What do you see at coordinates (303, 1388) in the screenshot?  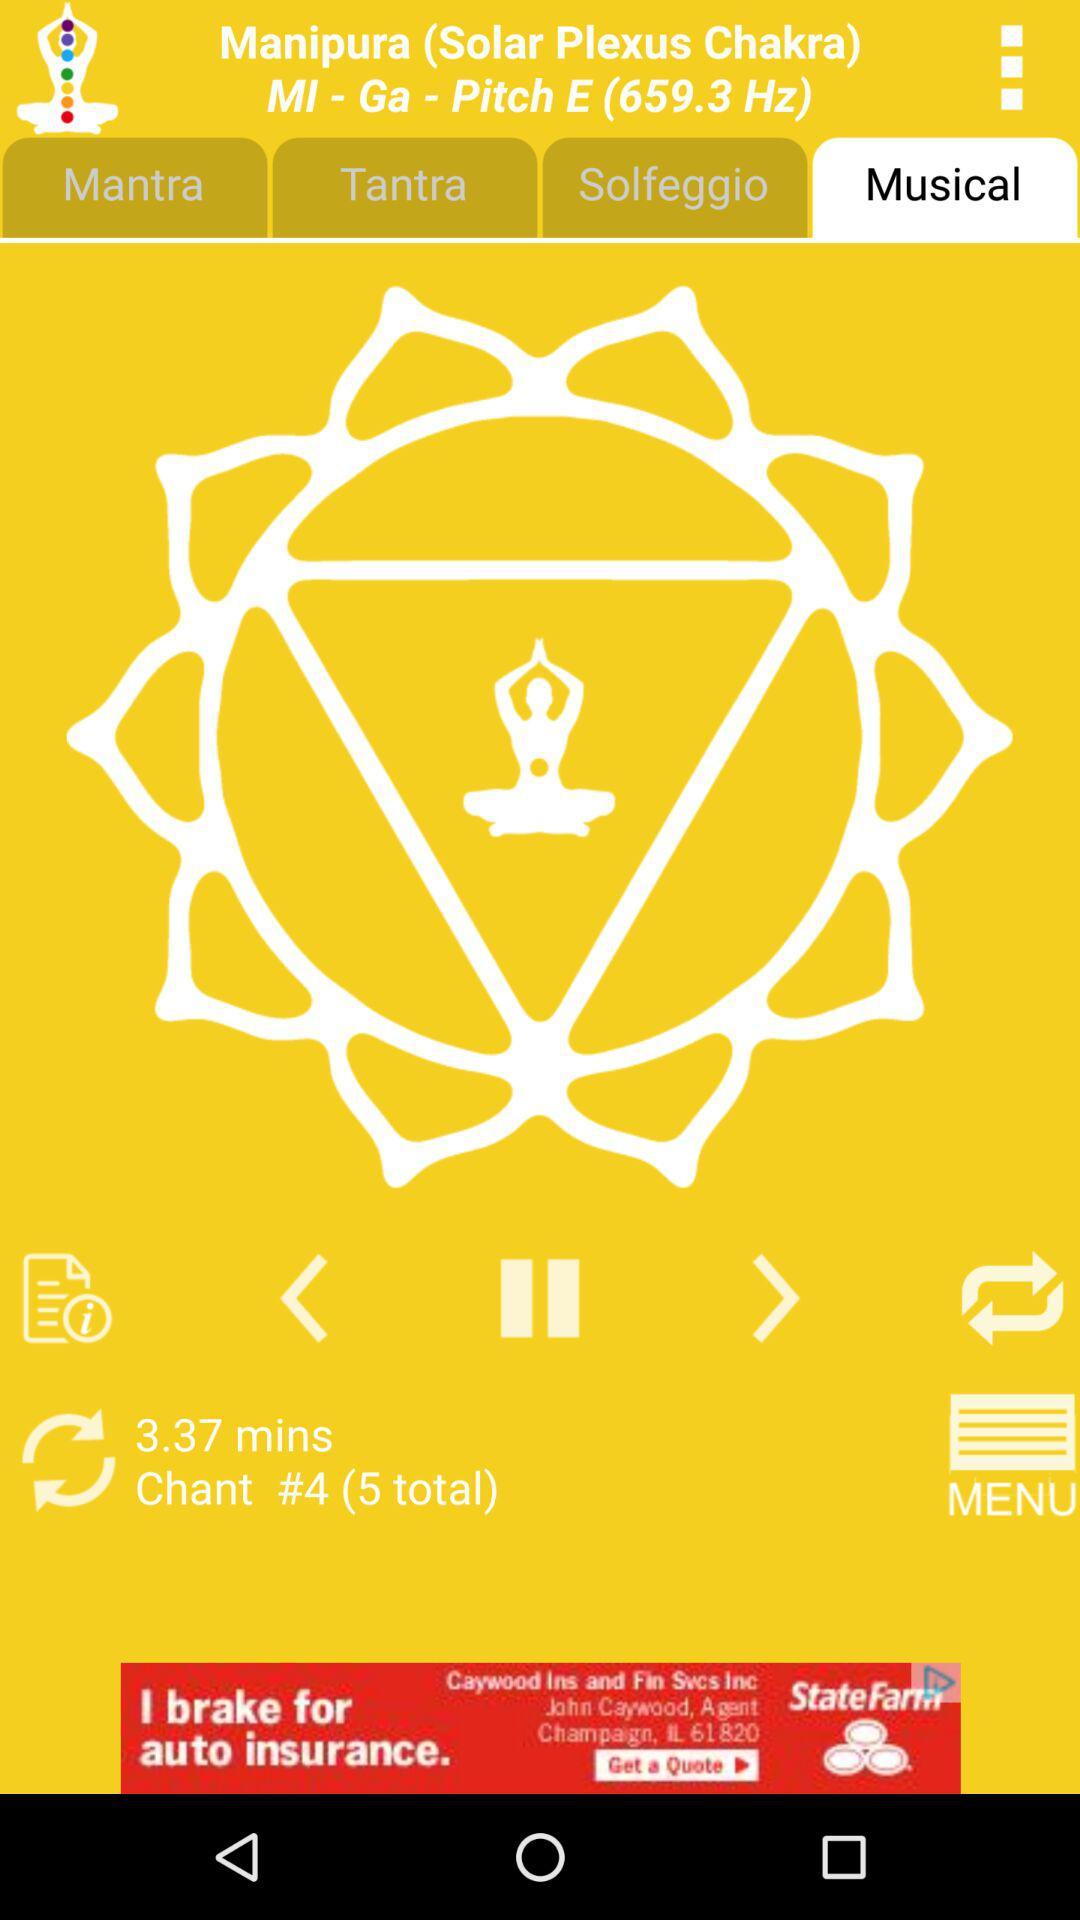 I see `the arrow_backward icon` at bounding box center [303, 1388].